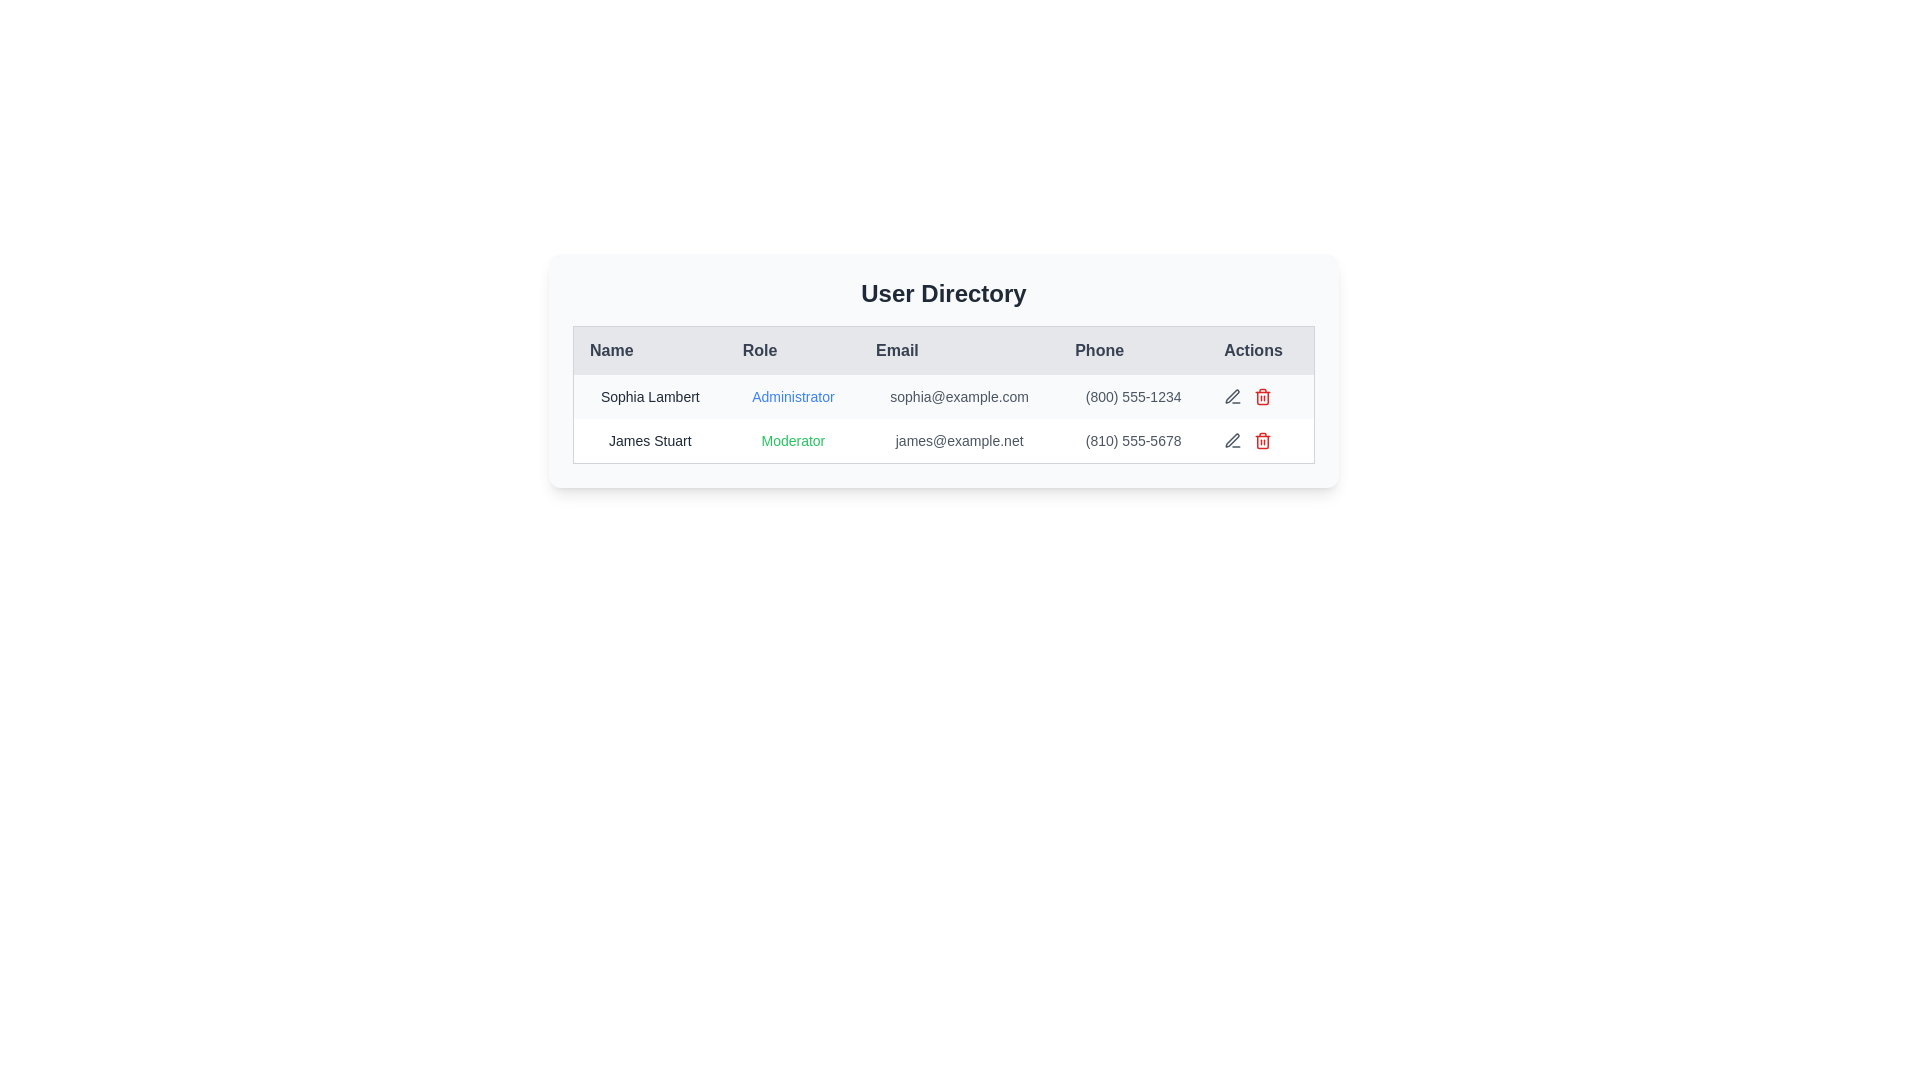 The width and height of the screenshot is (1920, 1080). What do you see at coordinates (958, 440) in the screenshot?
I see `the text label displaying the email address 'james@example.net' associated with user James Stuart in the user directory table` at bounding box center [958, 440].